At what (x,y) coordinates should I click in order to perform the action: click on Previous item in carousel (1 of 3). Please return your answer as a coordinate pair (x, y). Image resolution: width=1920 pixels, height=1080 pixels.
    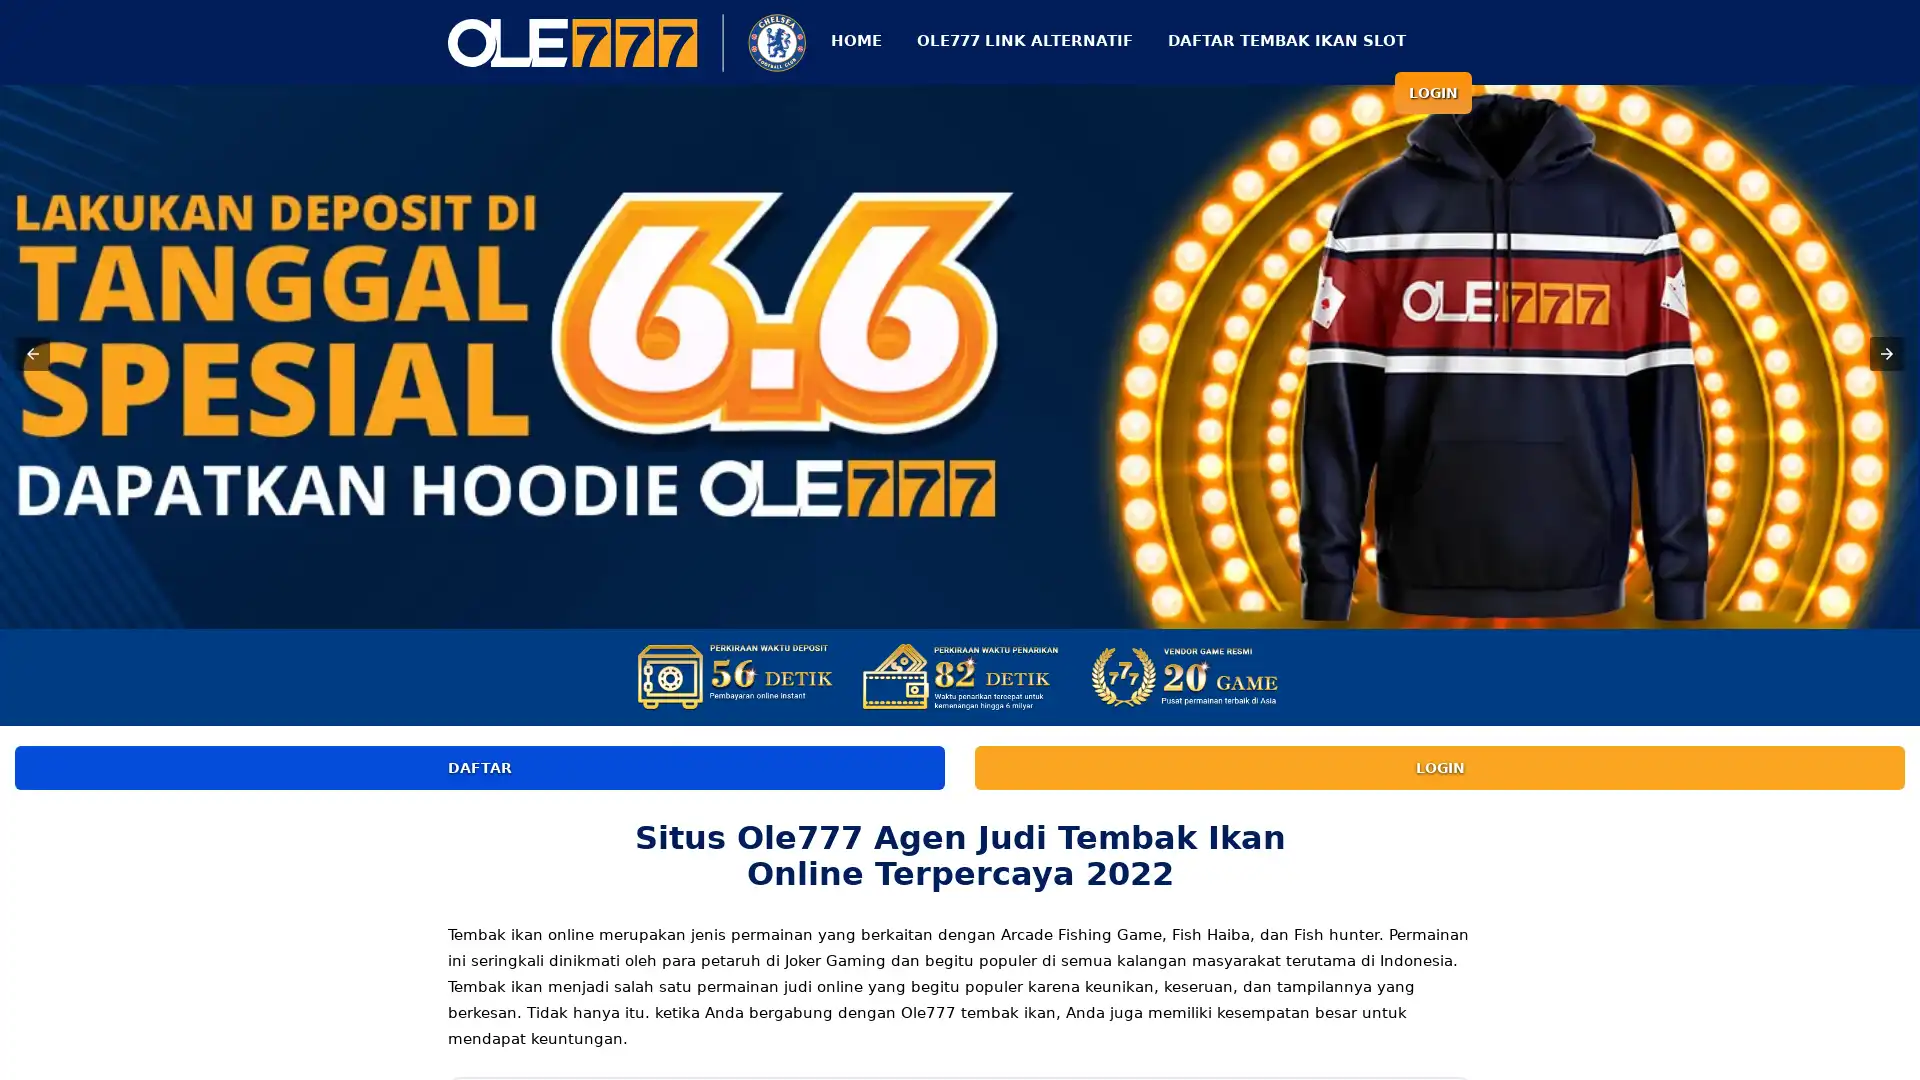
    Looking at the image, I should click on (33, 353).